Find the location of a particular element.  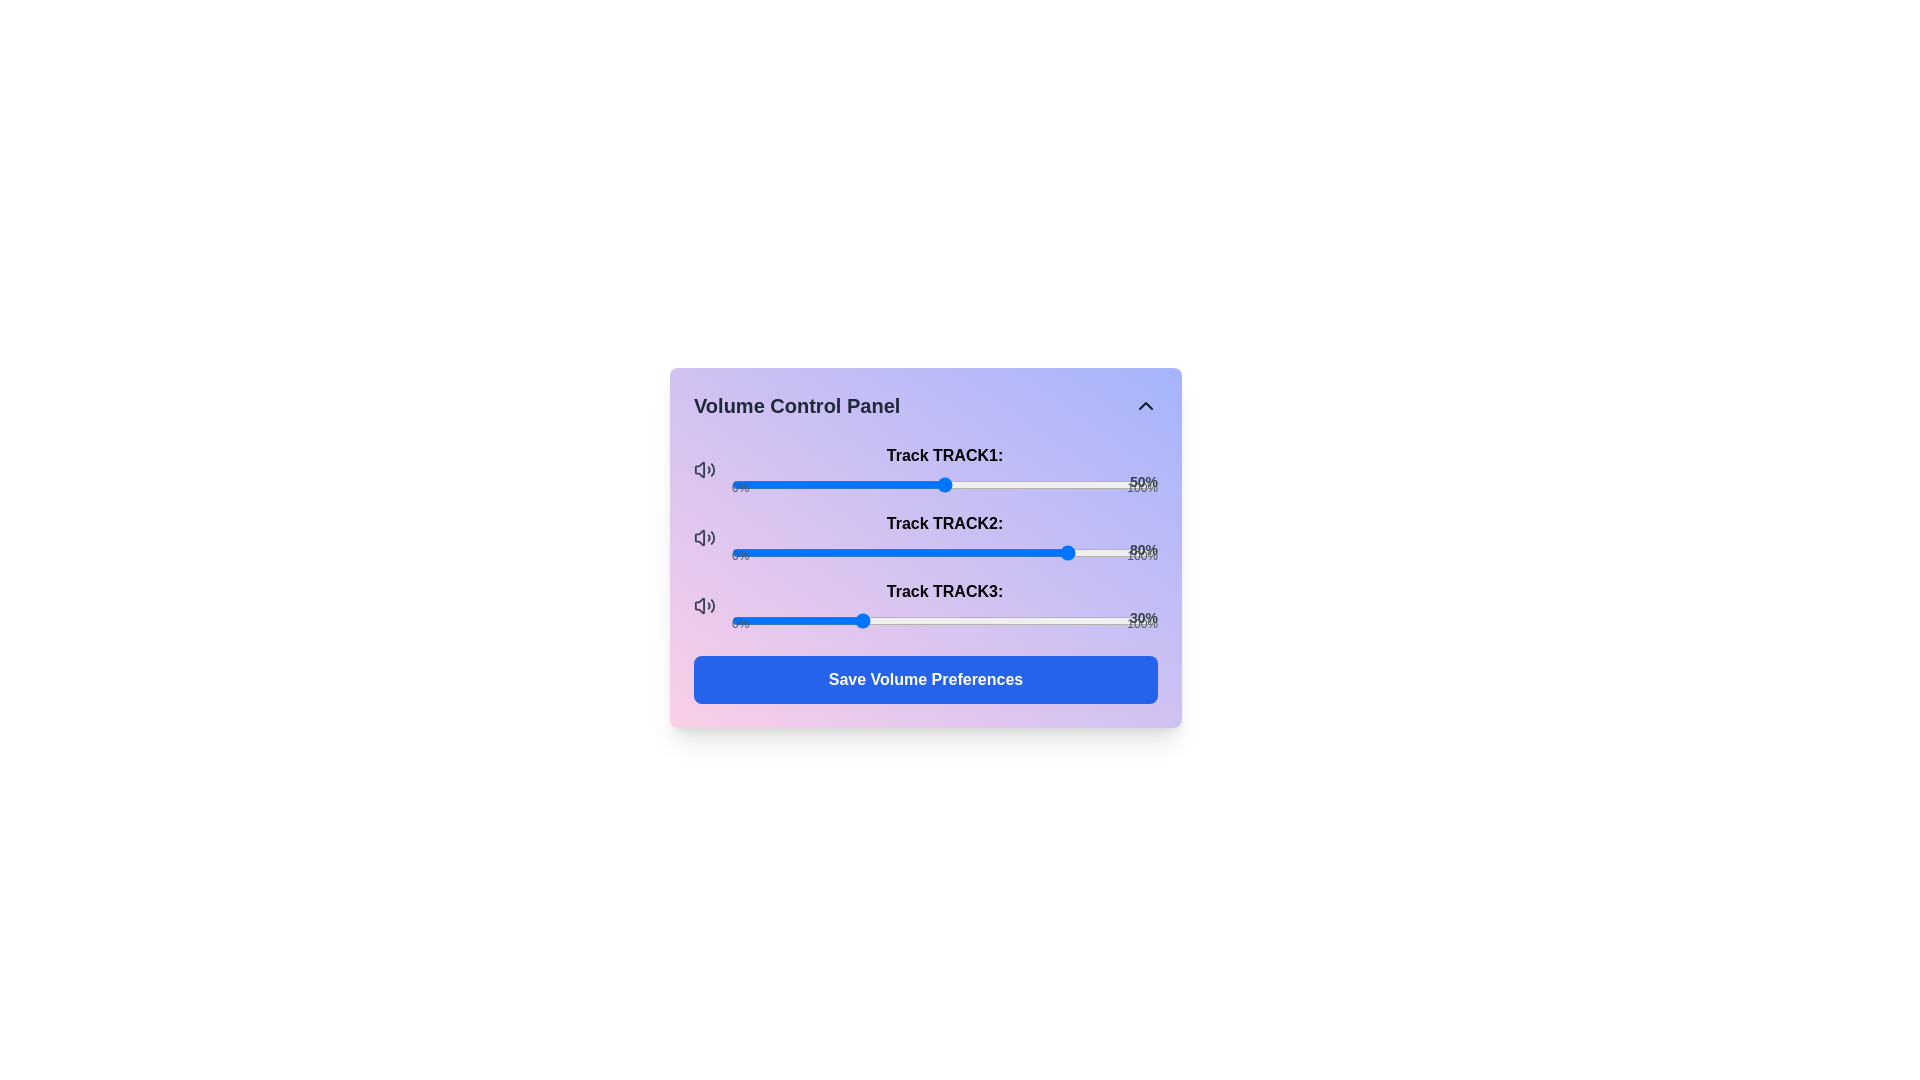

the small speaker icon, which is styled with a thin outline and located immediately to the left of the 'Track TRACK3:' label is located at coordinates (705, 604).